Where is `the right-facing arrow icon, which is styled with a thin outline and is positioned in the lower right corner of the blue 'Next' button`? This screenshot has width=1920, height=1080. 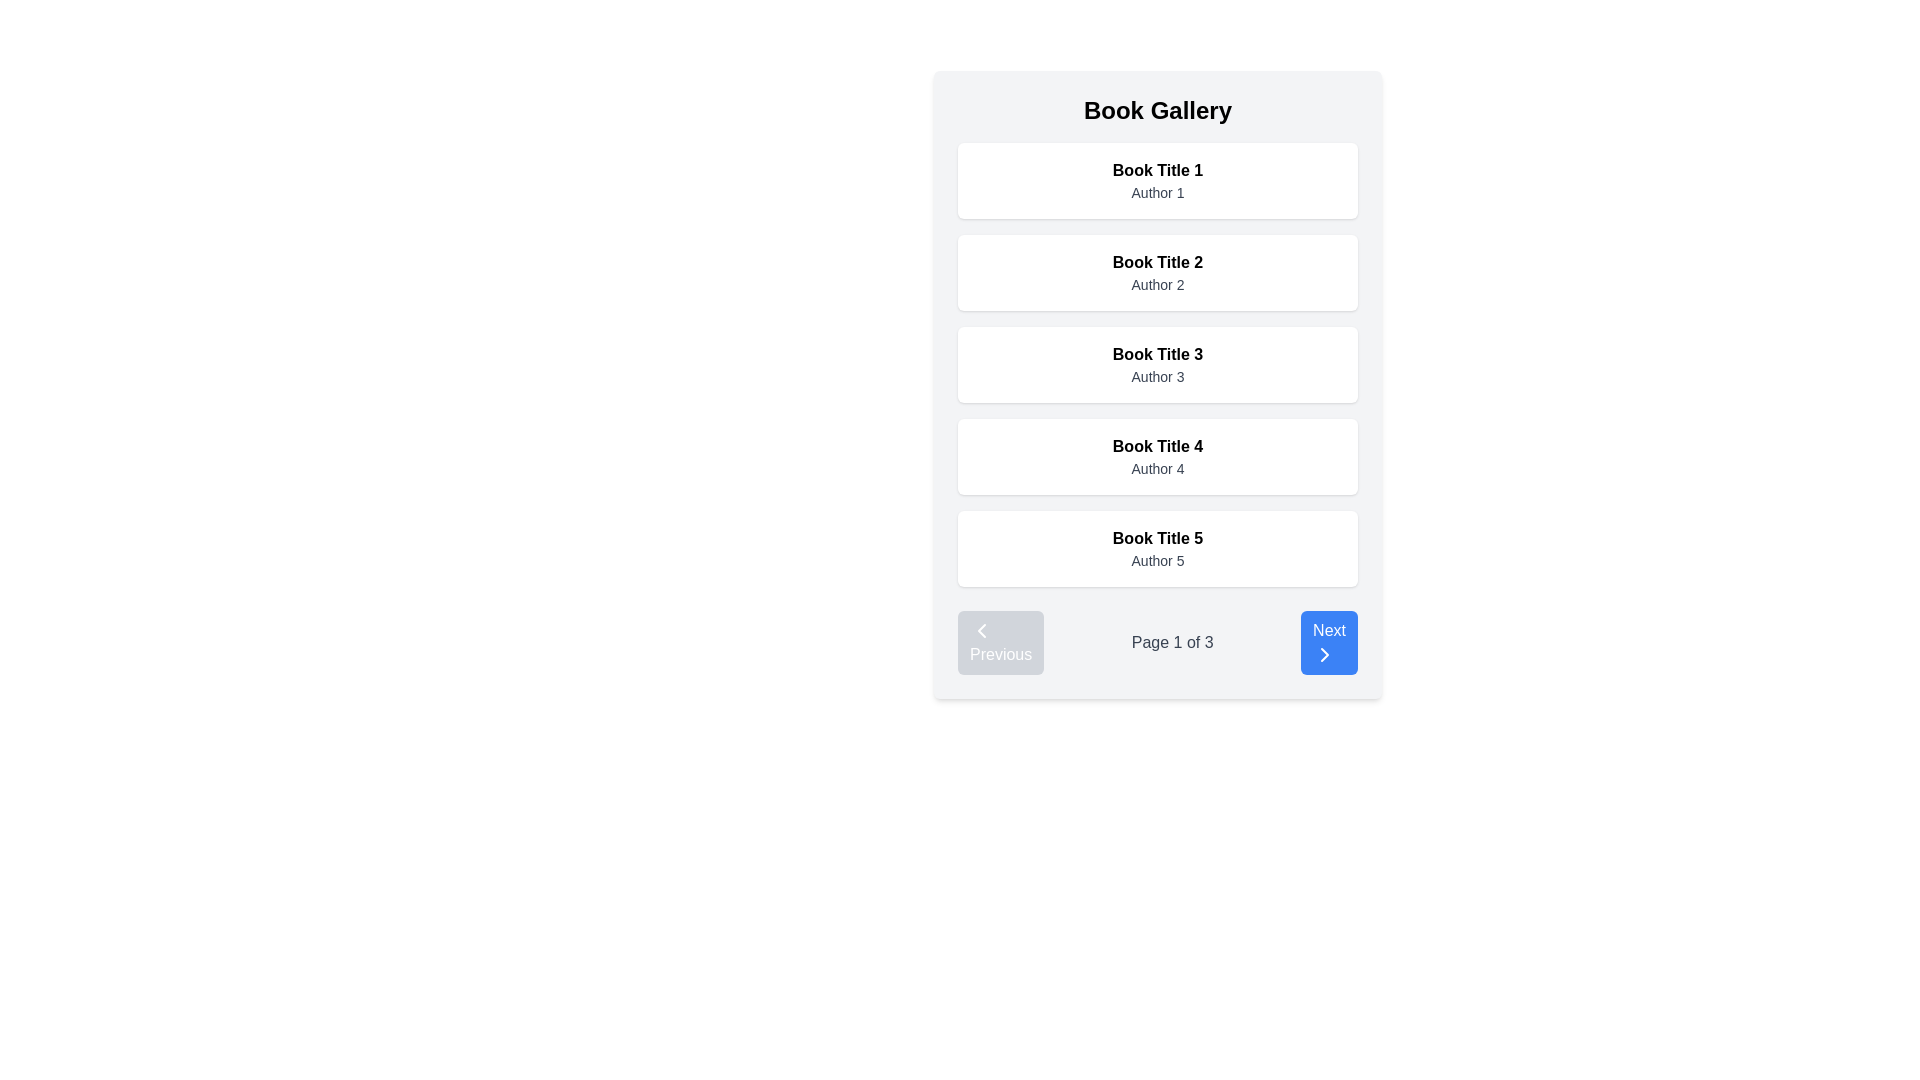
the right-facing arrow icon, which is styled with a thin outline and is positioned in the lower right corner of the blue 'Next' button is located at coordinates (1324, 655).